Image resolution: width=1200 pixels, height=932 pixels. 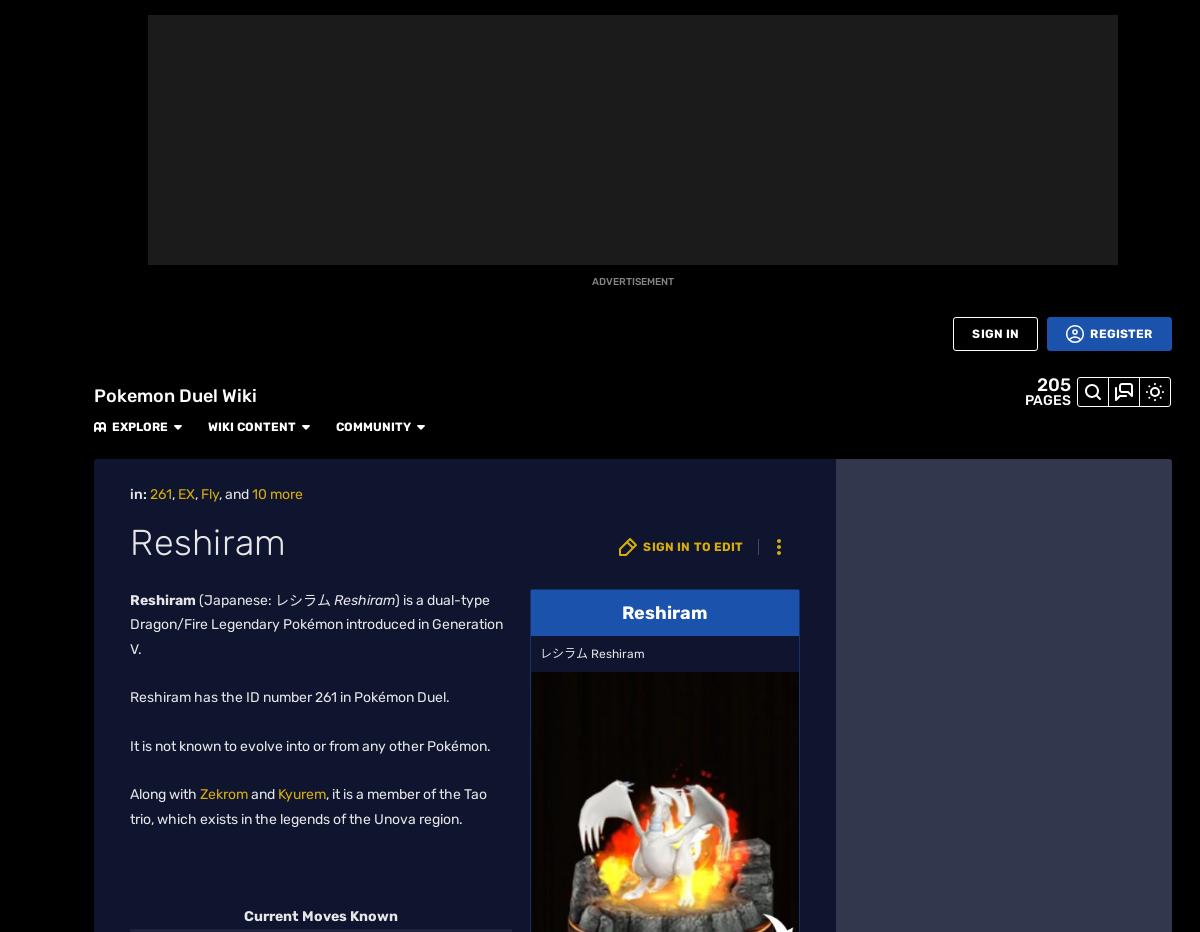 What do you see at coordinates (370, 479) in the screenshot?
I see `'plate is a must-have for this figure.'` at bounding box center [370, 479].